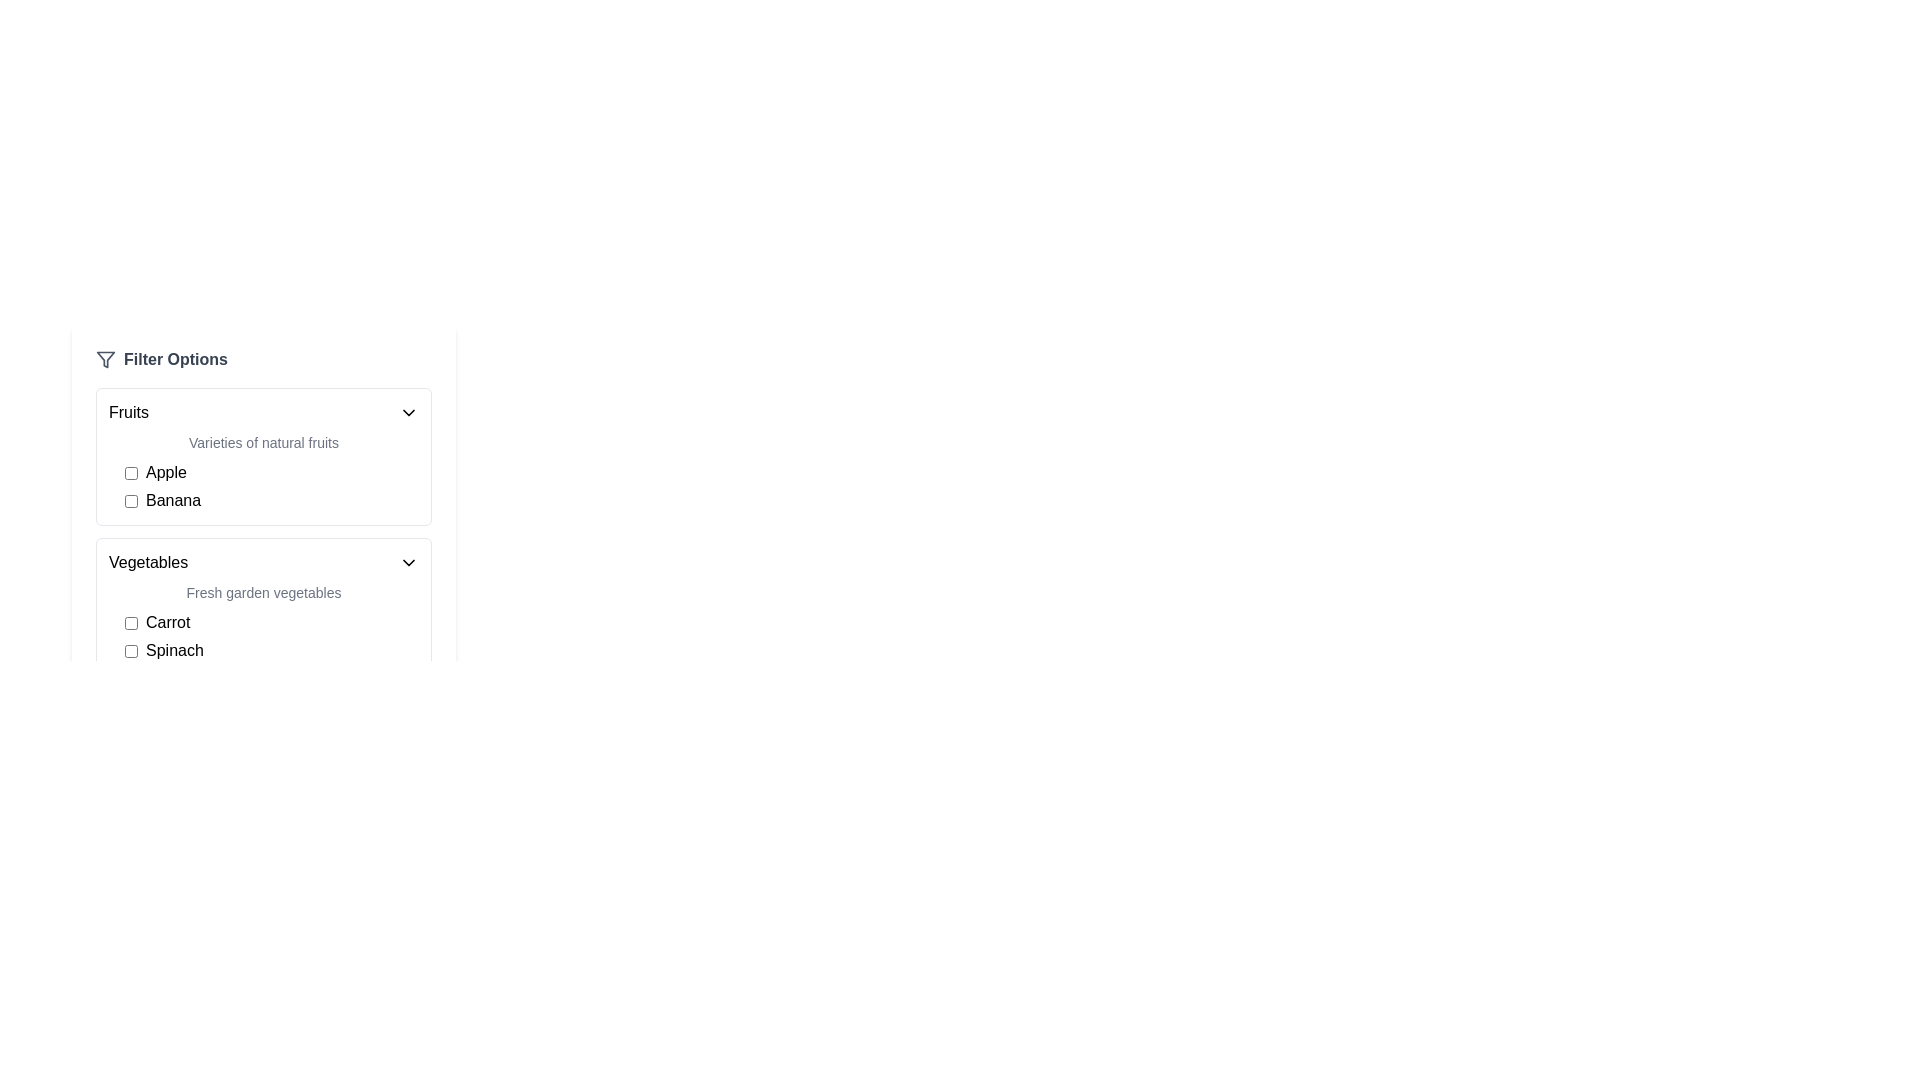 Image resolution: width=1920 pixels, height=1080 pixels. I want to click on text of the label displaying 'Fresh garden vegetables', which is styled in a small gray font and located below the 'Vegetables' heading in the filtering options panel, so click(263, 592).